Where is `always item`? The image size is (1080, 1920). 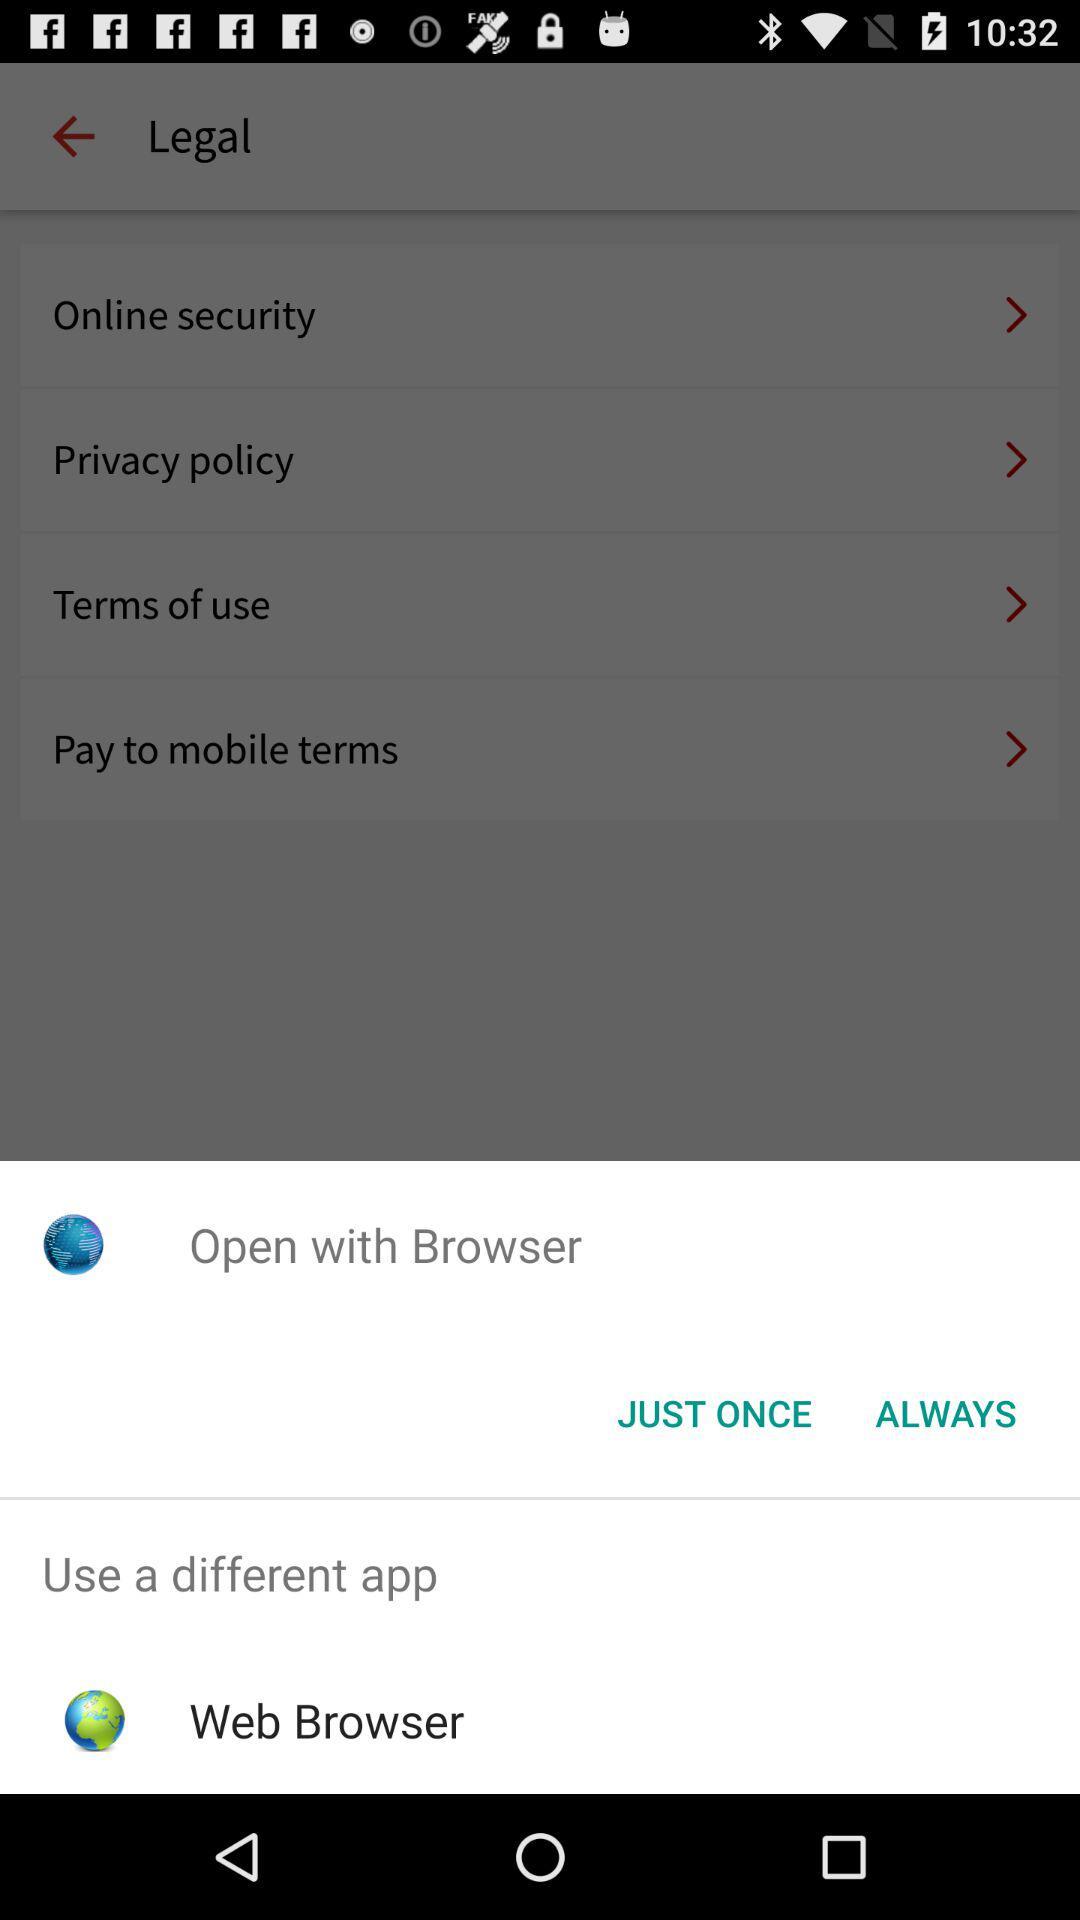 always item is located at coordinates (945, 1411).